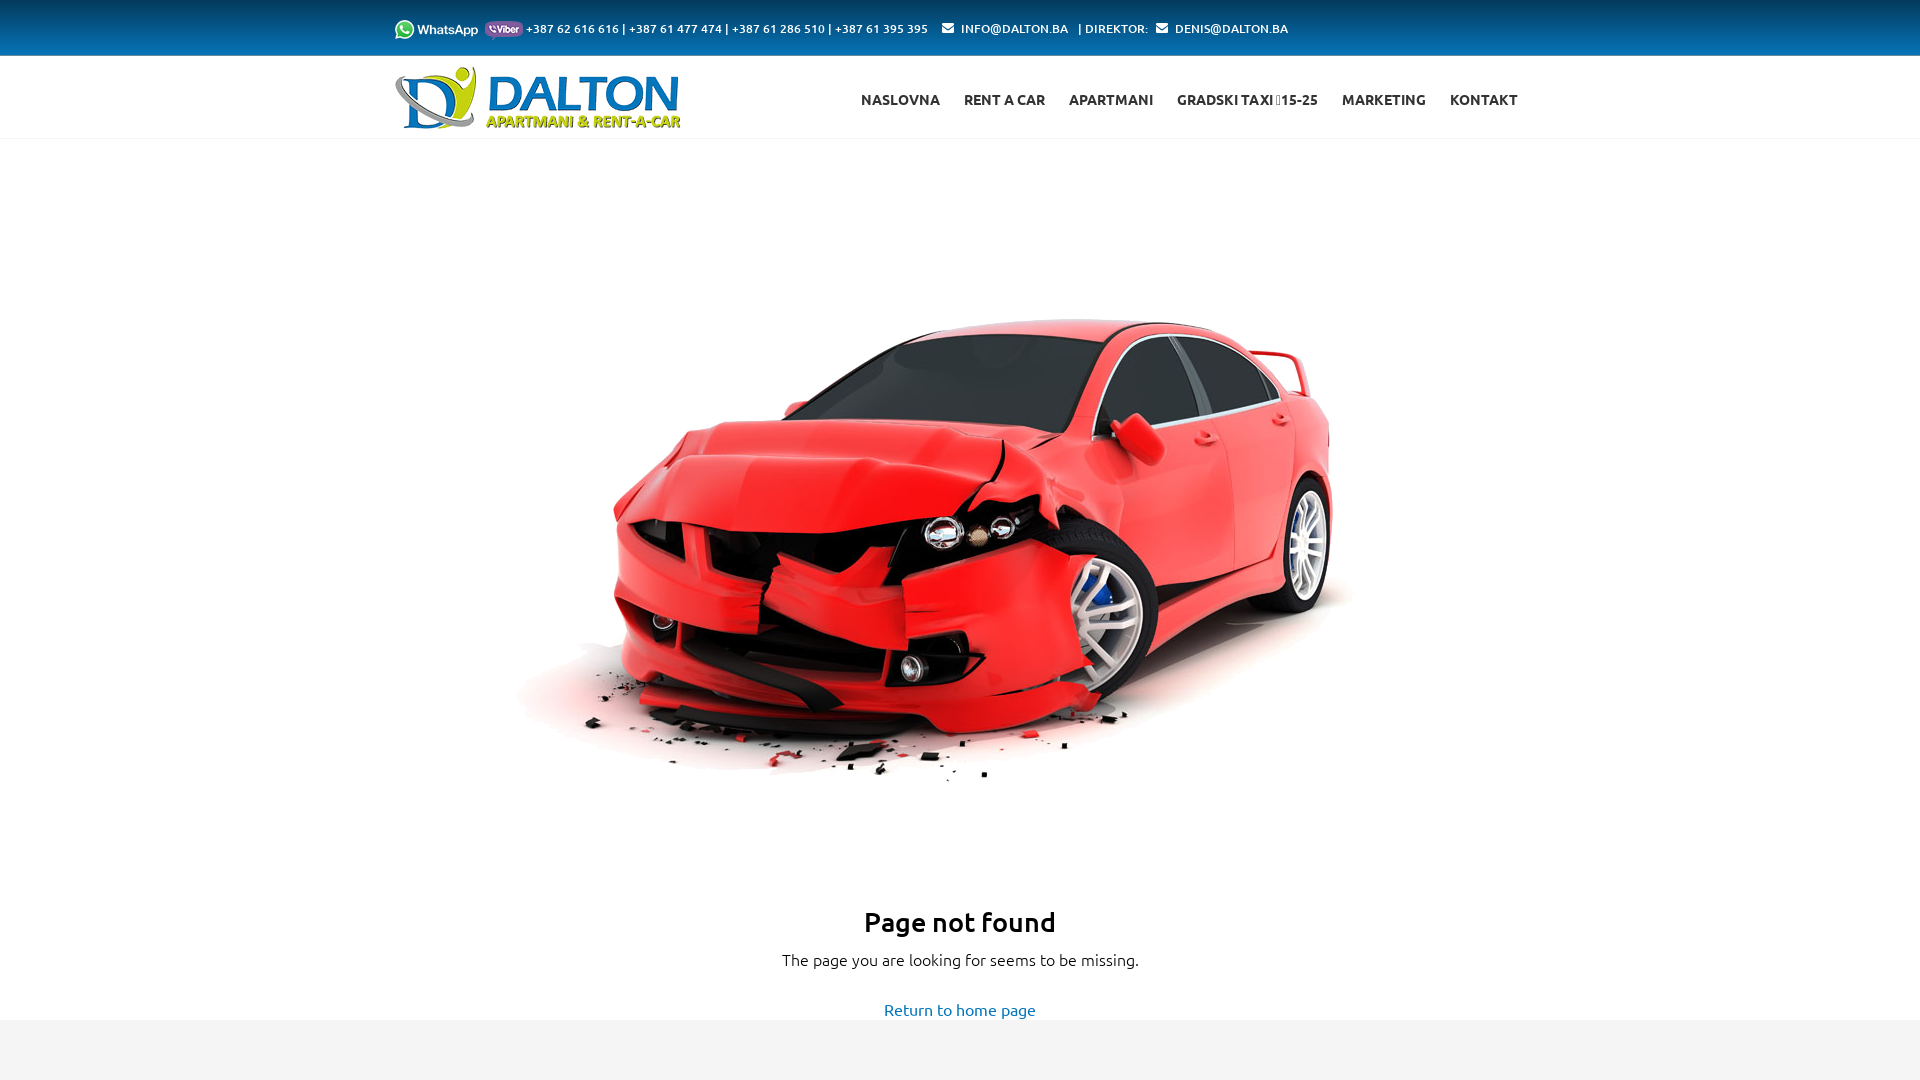 The width and height of the screenshot is (1920, 1080). What do you see at coordinates (1068, 99) in the screenshot?
I see `'APARTMANI'` at bounding box center [1068, 99].